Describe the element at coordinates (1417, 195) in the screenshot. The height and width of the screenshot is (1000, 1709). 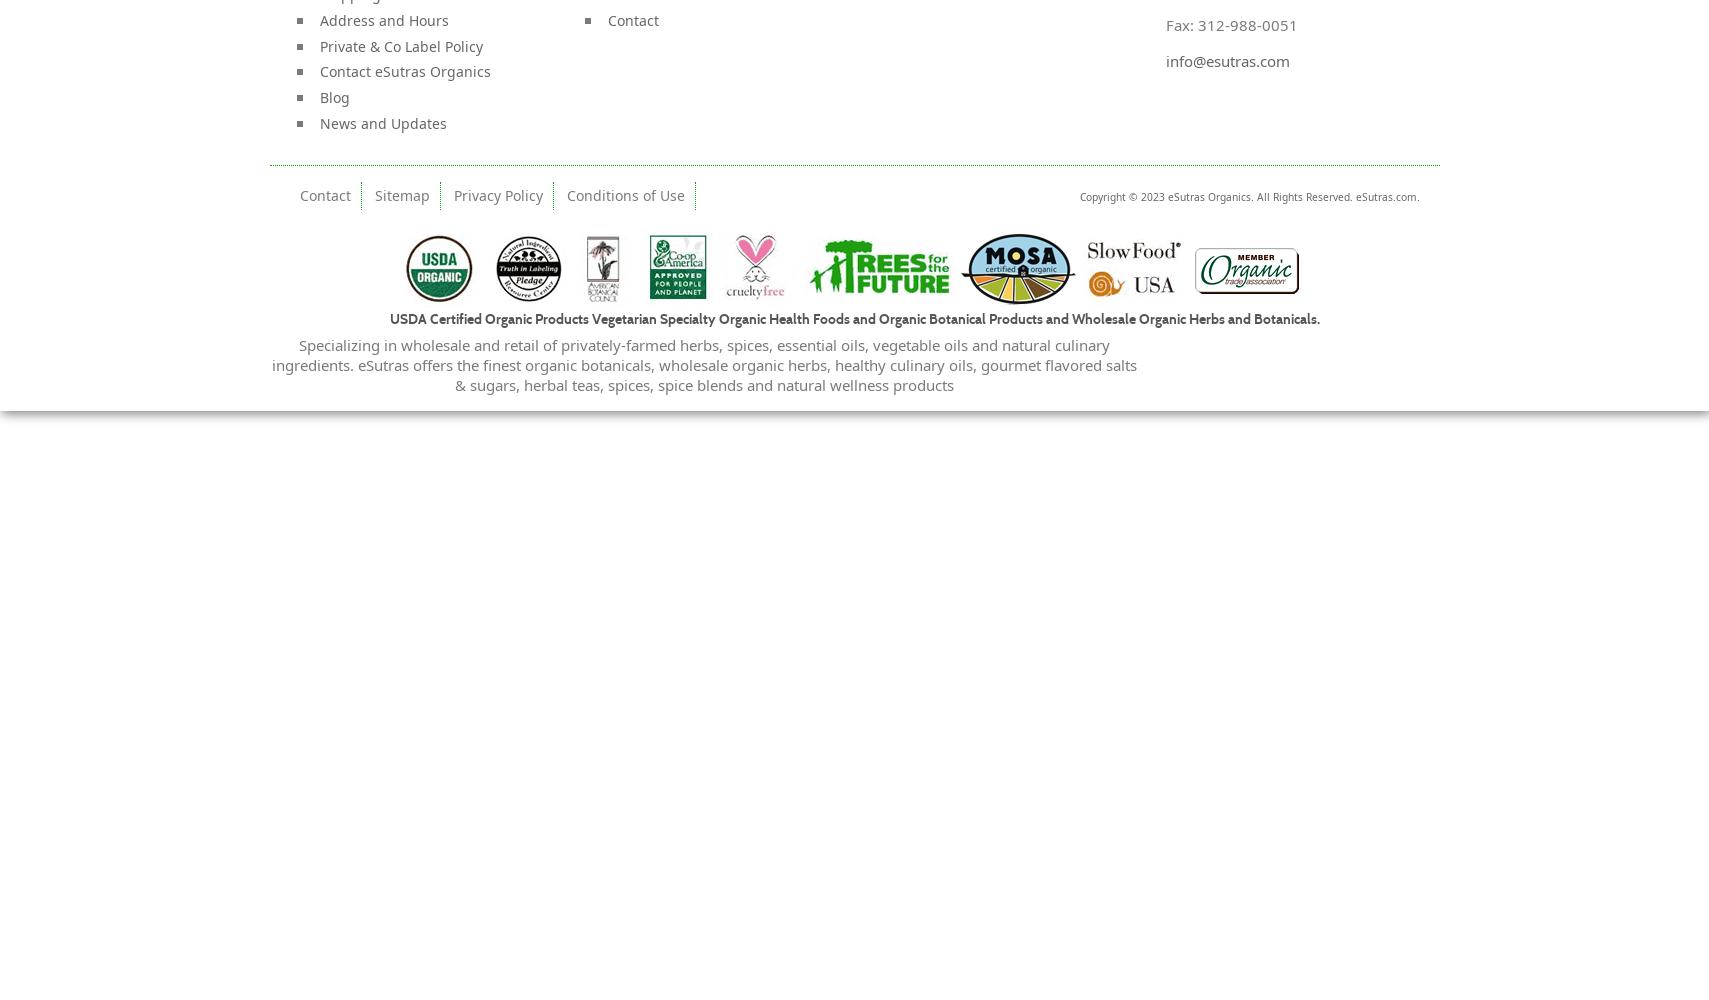
I see `'.'` at that location.